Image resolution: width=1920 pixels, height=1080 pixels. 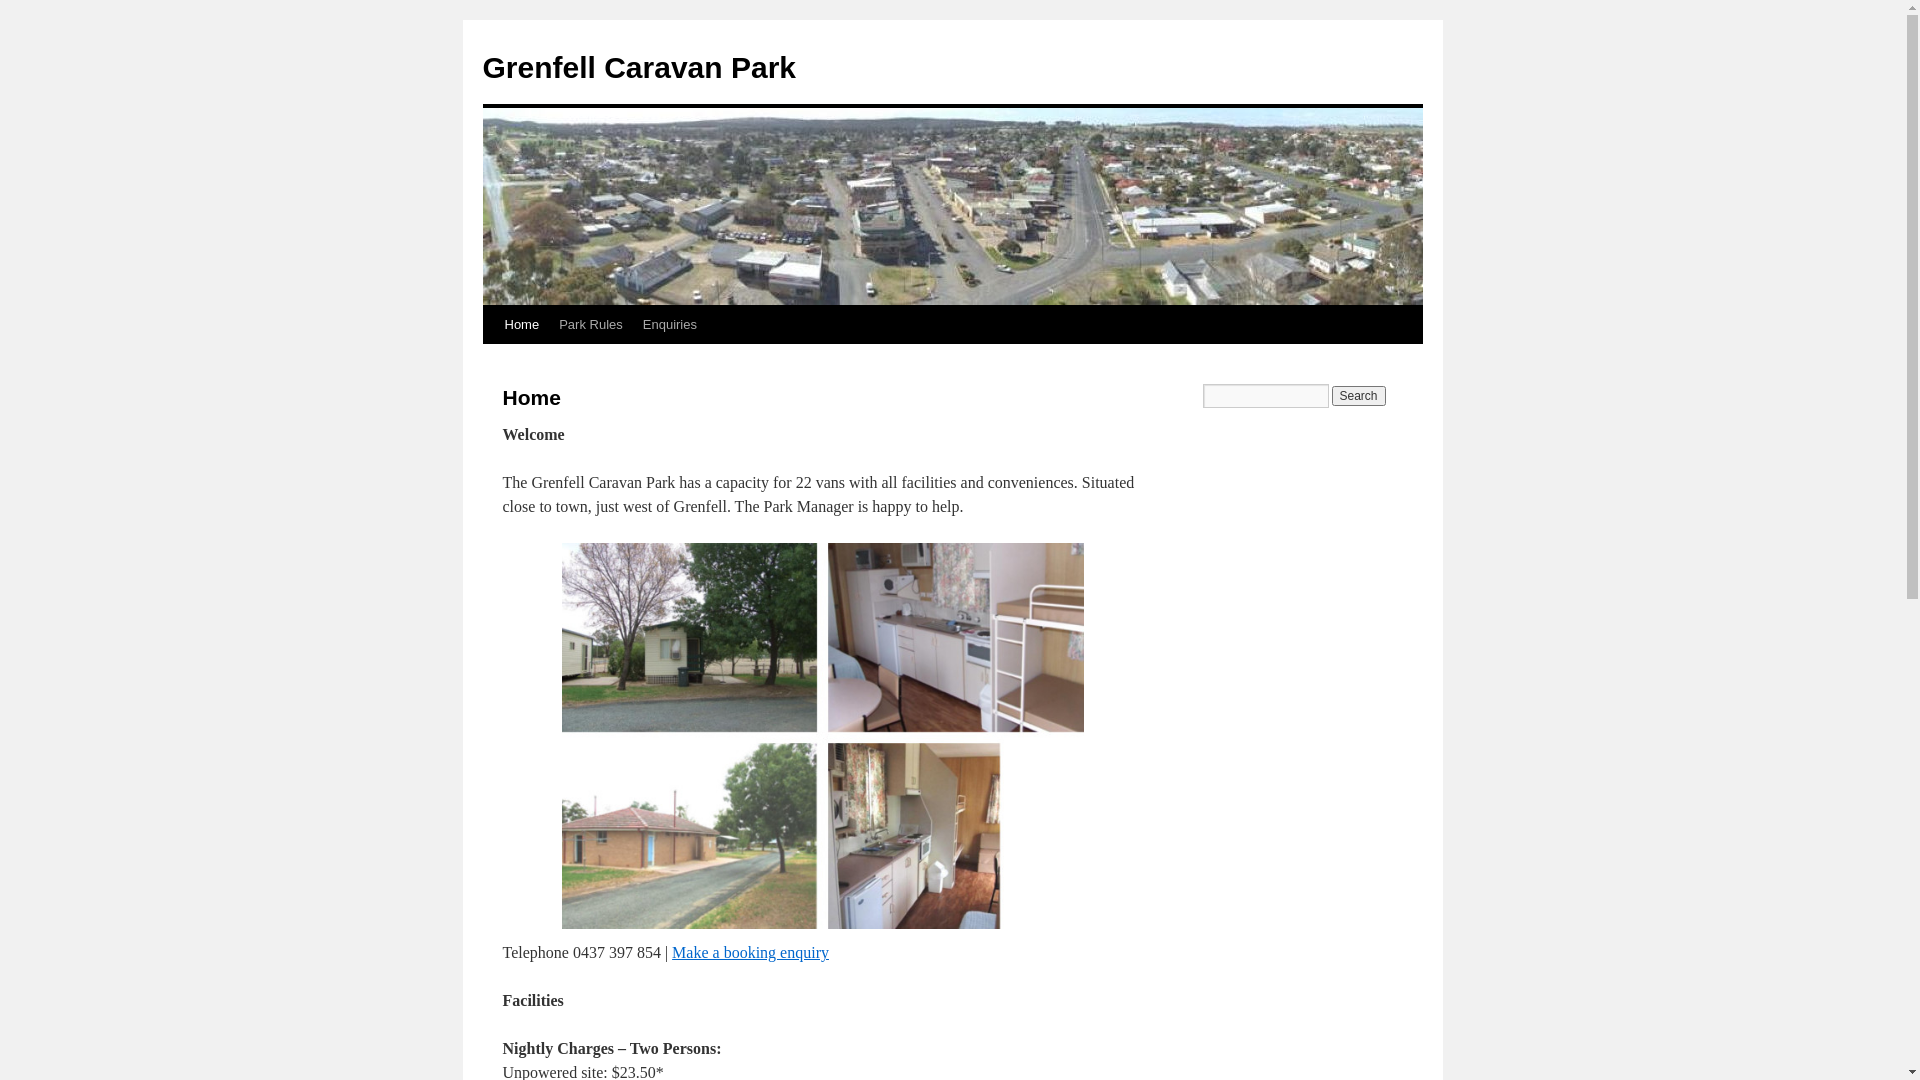 I want to click on 'Home', so click(x=521, y=323).